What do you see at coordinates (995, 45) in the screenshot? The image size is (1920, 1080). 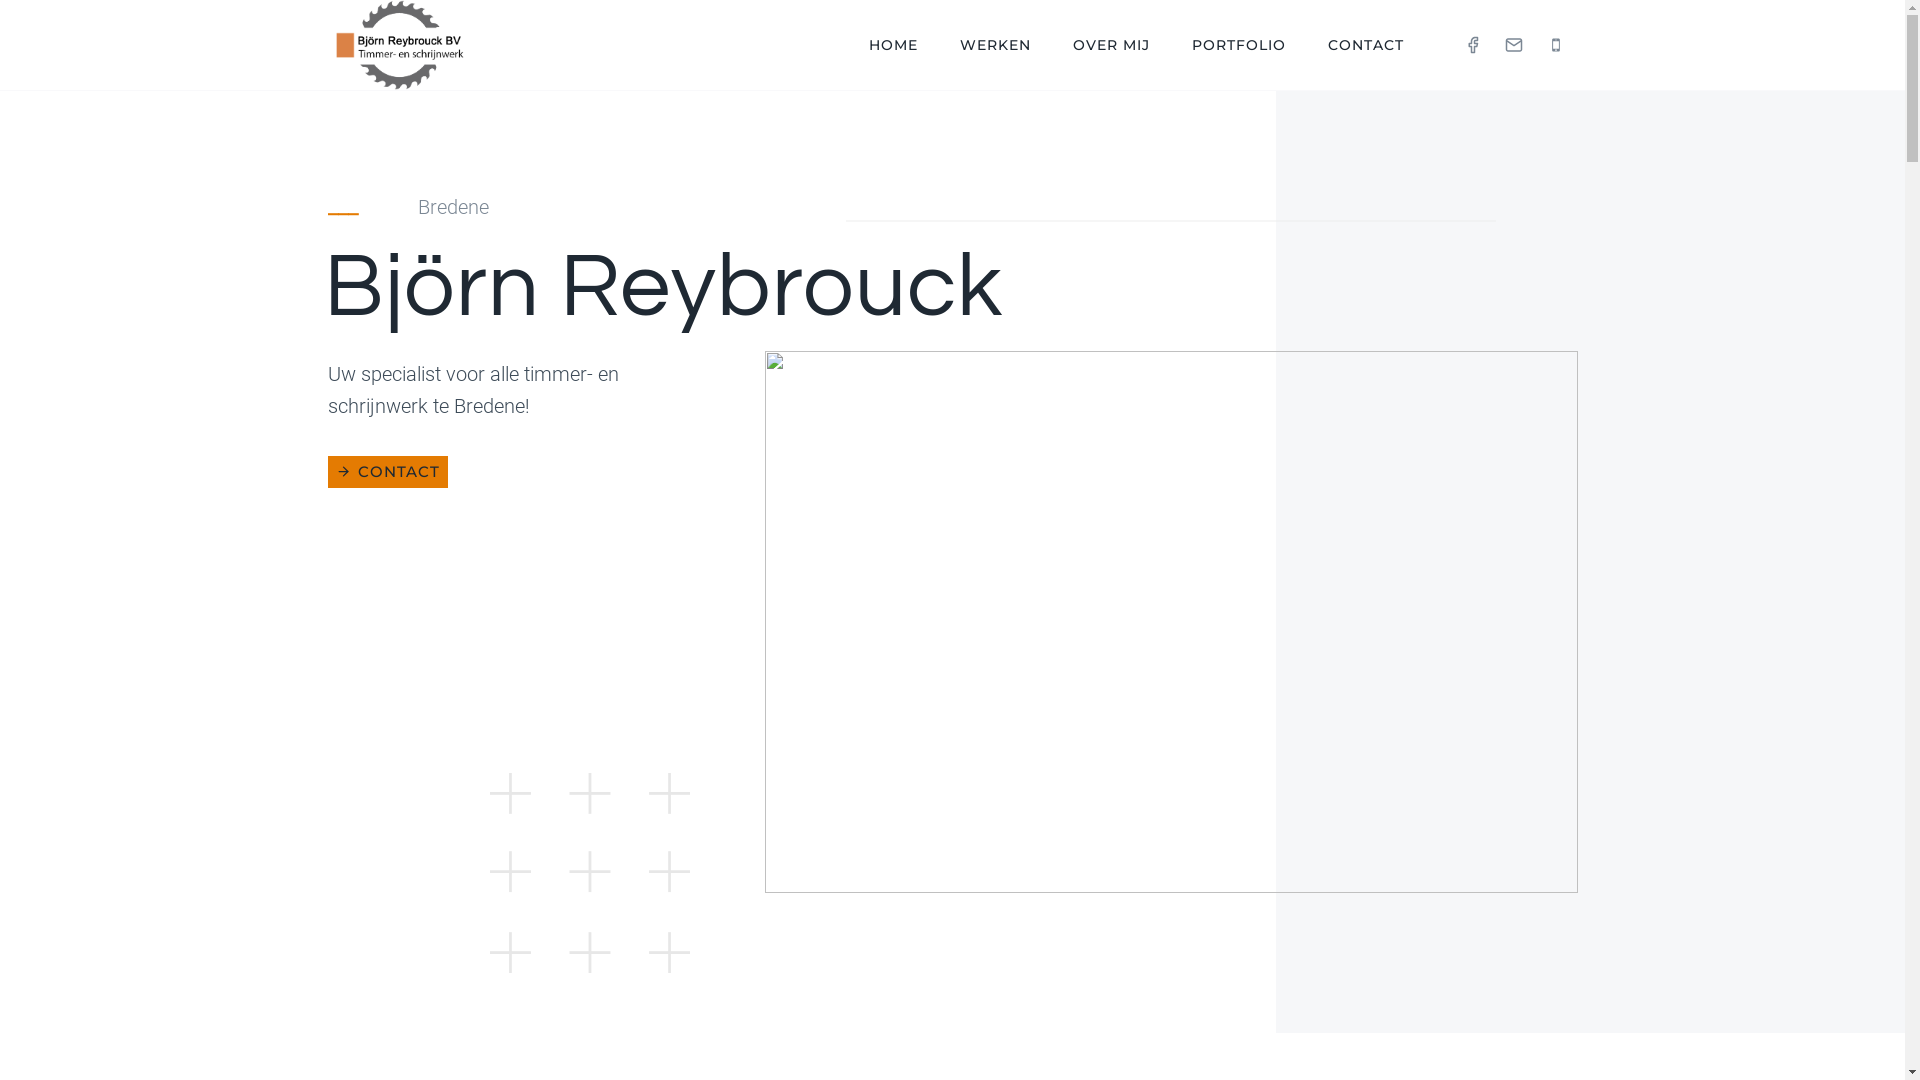 I see `'WERKEN'` at bounding box center [995, 45].